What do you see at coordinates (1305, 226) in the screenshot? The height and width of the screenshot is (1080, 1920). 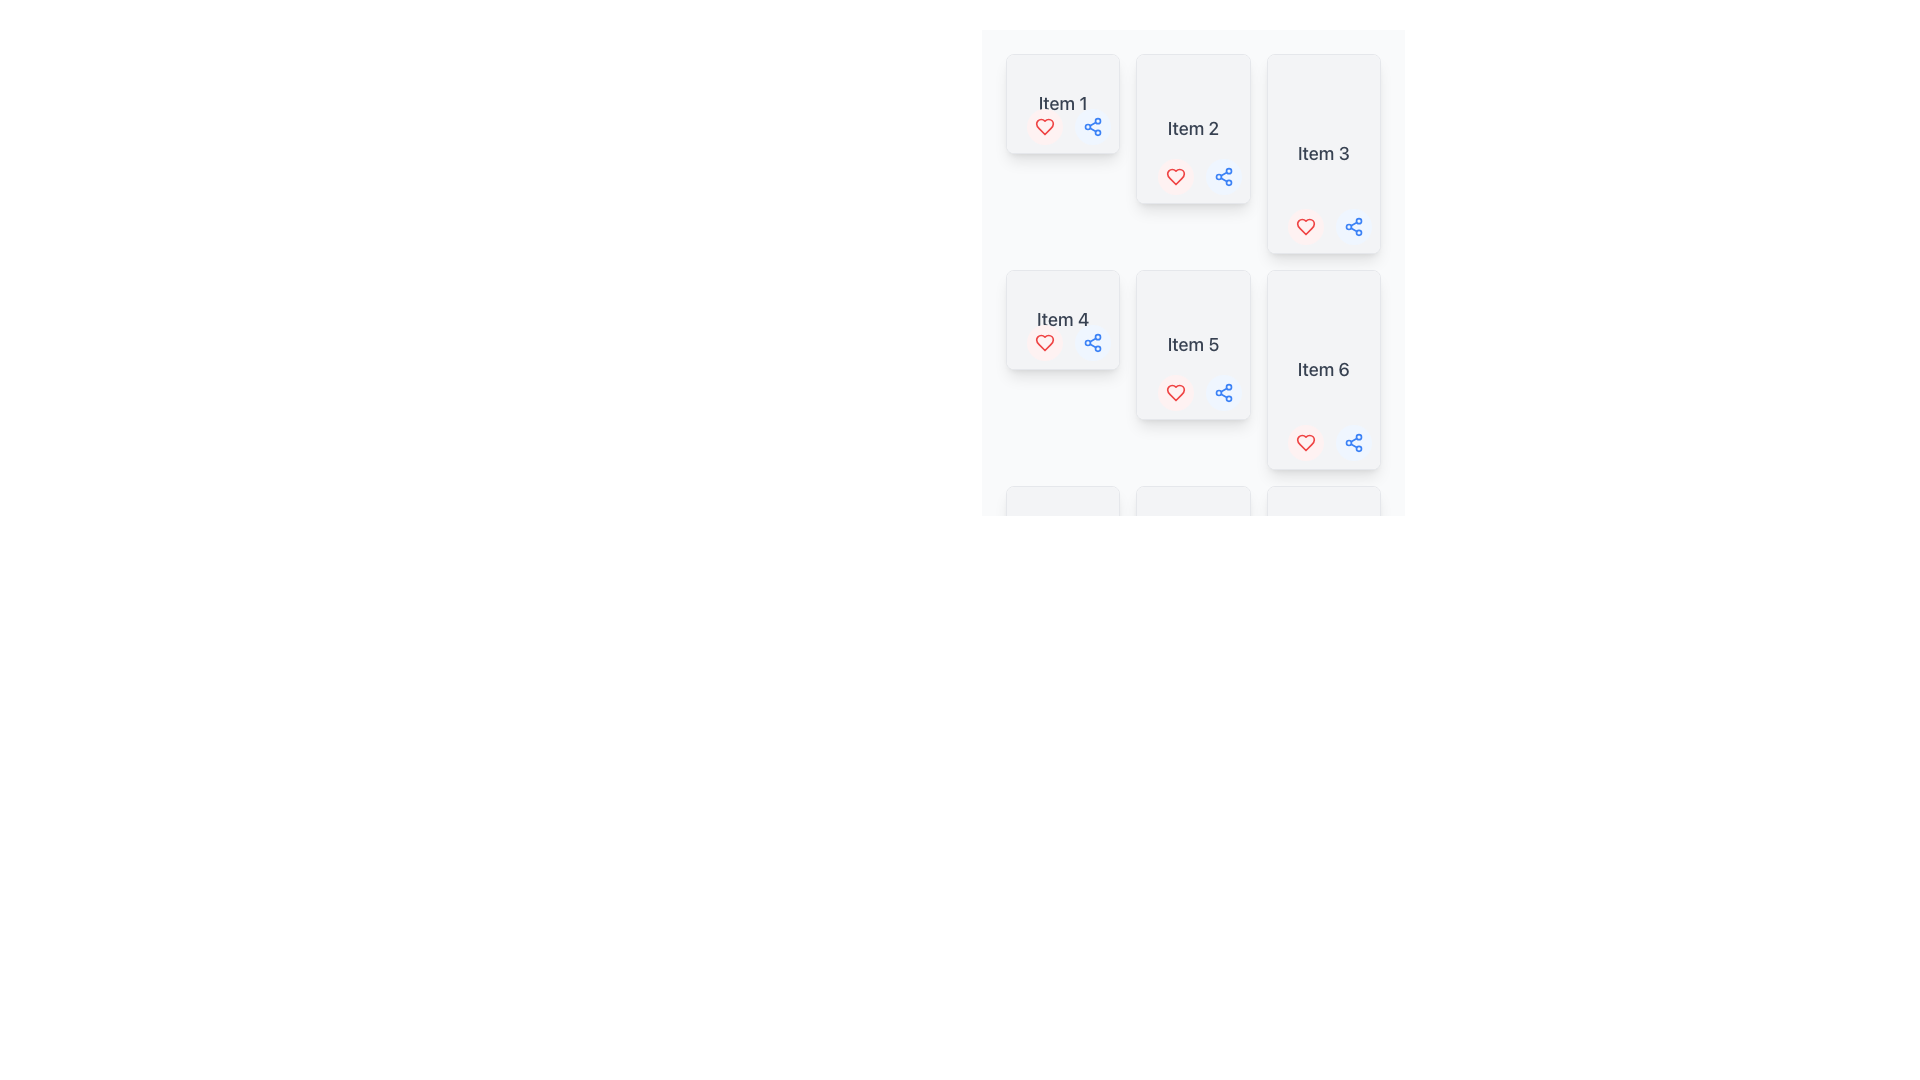 I see `the 'like' icon located in the interactive round button at the bottom-left corner of the card labeled 'Item 3'` at bounding box center [1305, 226].